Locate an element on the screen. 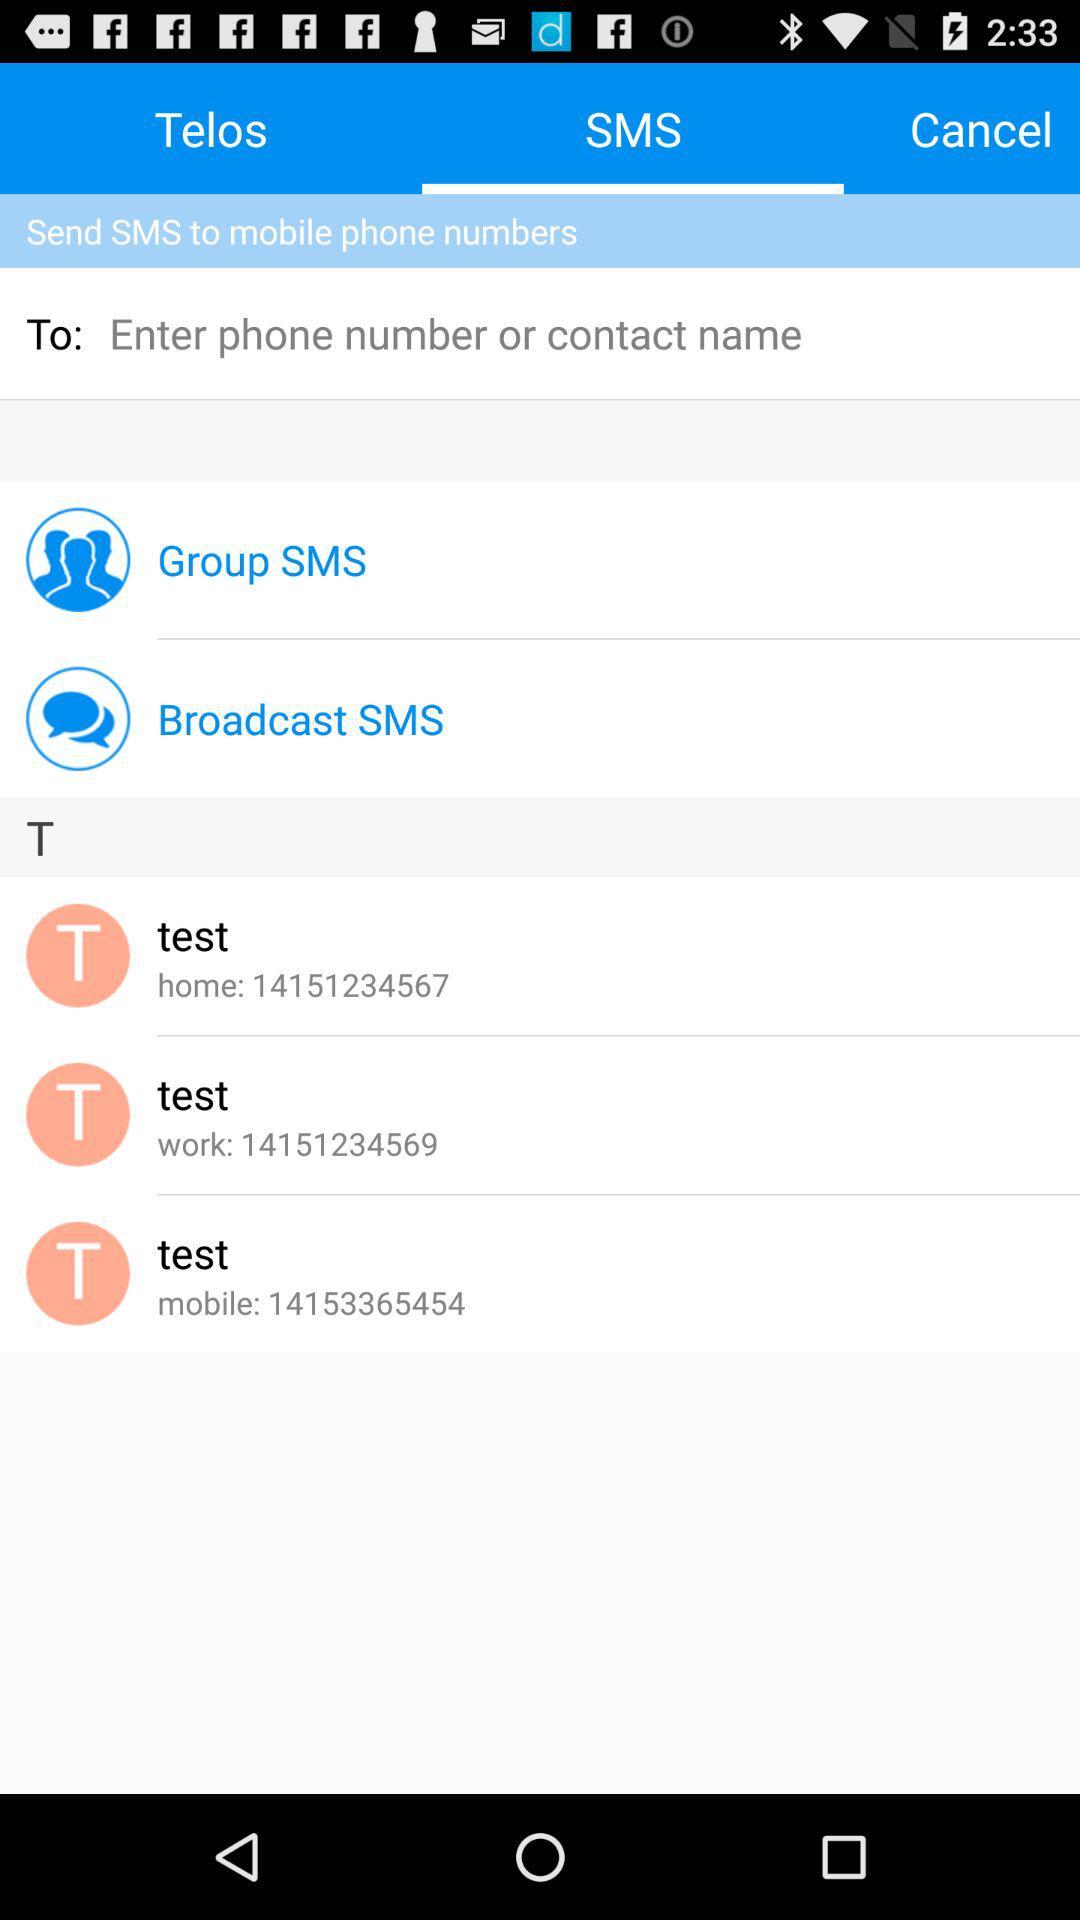 This screenshot has height=1920, width=1080. the mobile: 14153365454 at the bottom left corner is located at coordinates (311, 1302).